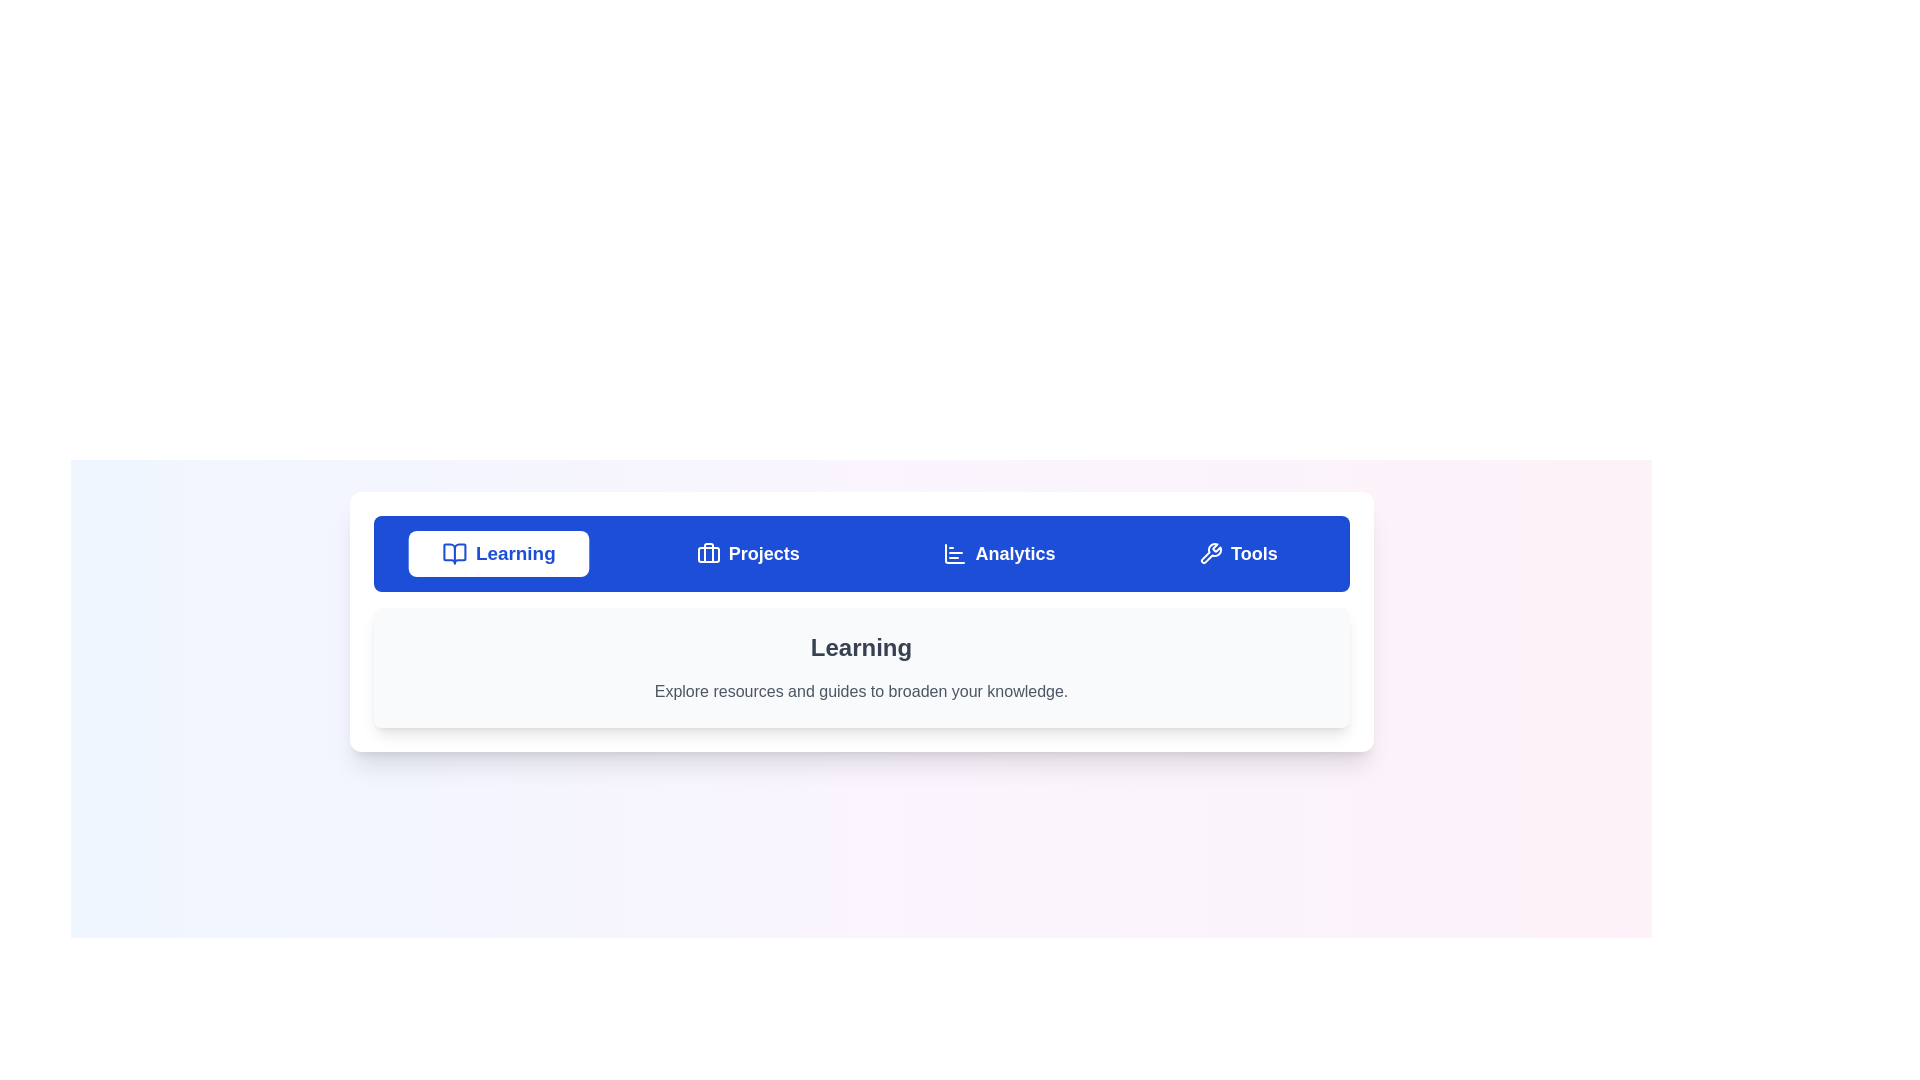 The width and height of the screenshot is (1920, 1080). Describe the element at coordinates (1209, 554) in the screenshot. I see `the tools settings icon located within the 'Tools' button on the rightmost side of the navigation bar, positioned directly to the left of the 'Tools' text` at that location.